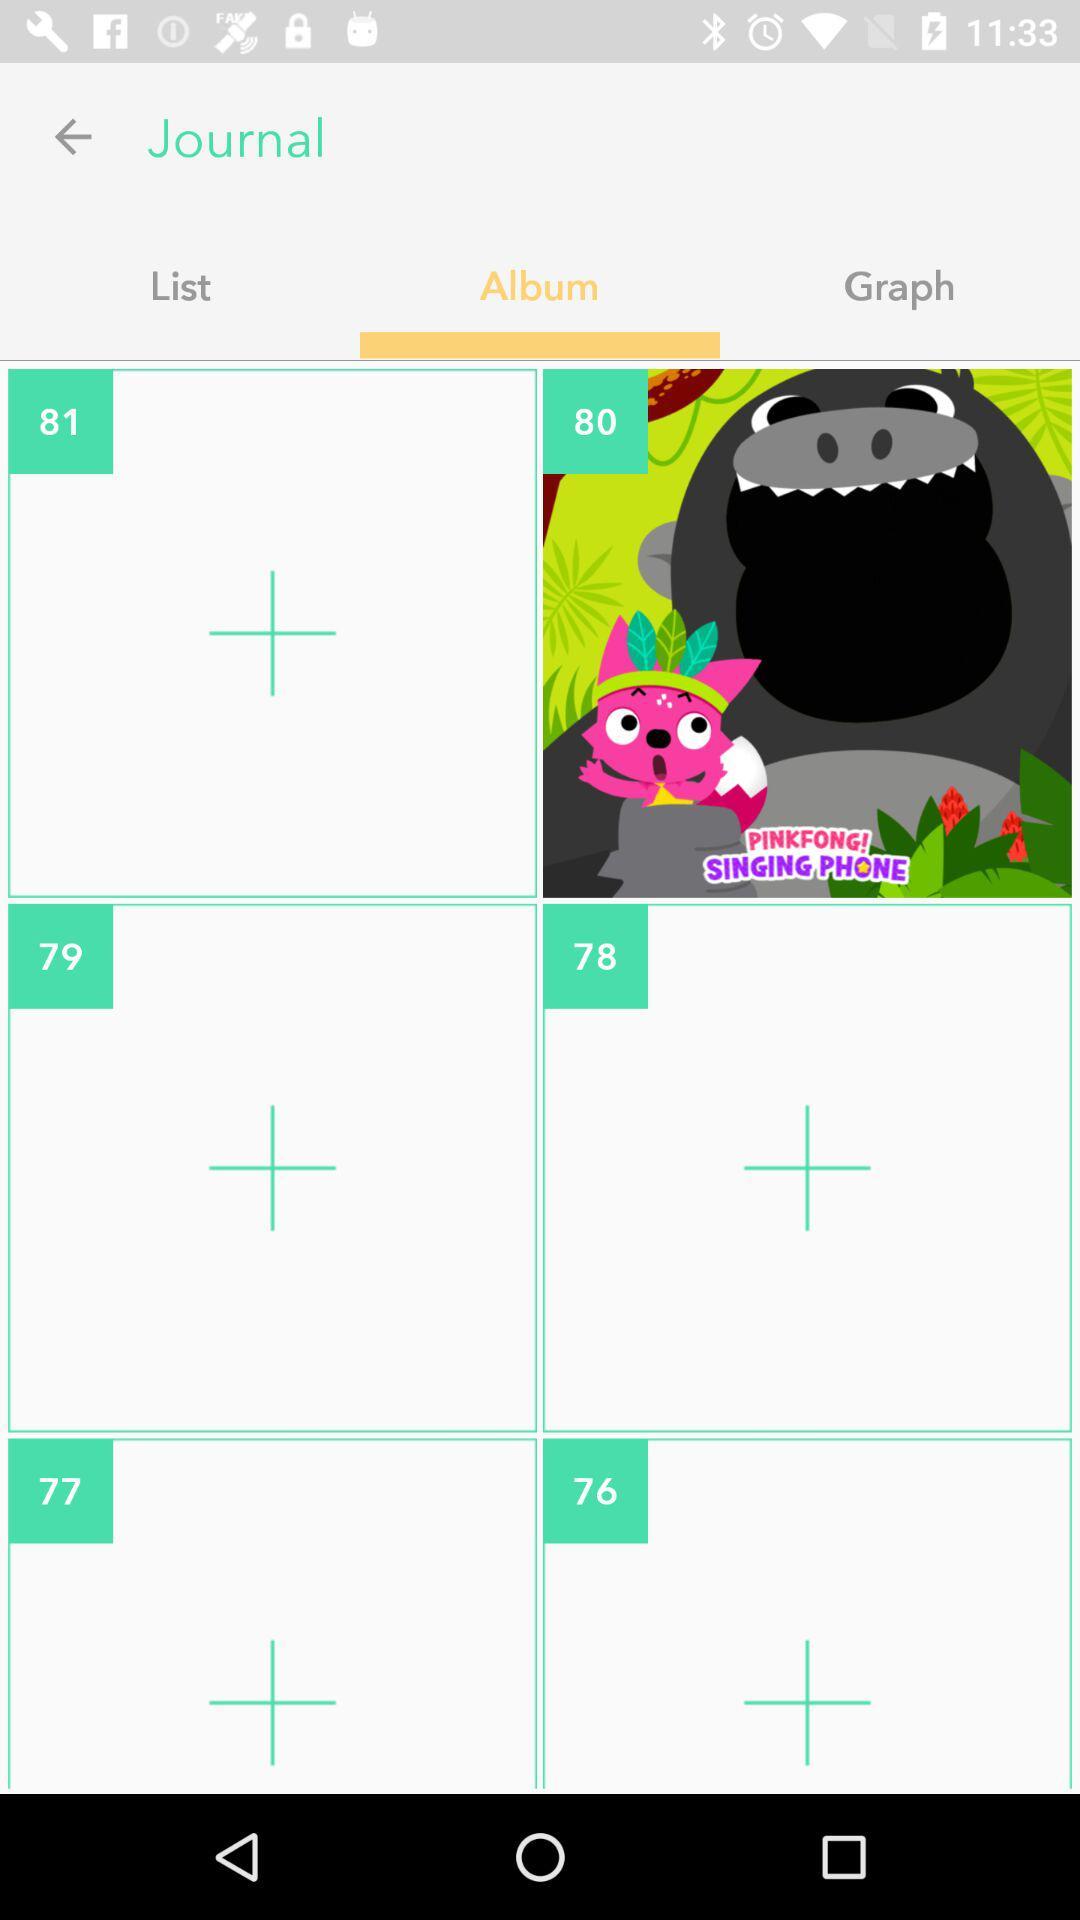  Describe the element at coordinates (72, 135) in the screenshot. I see `go back` at that location.